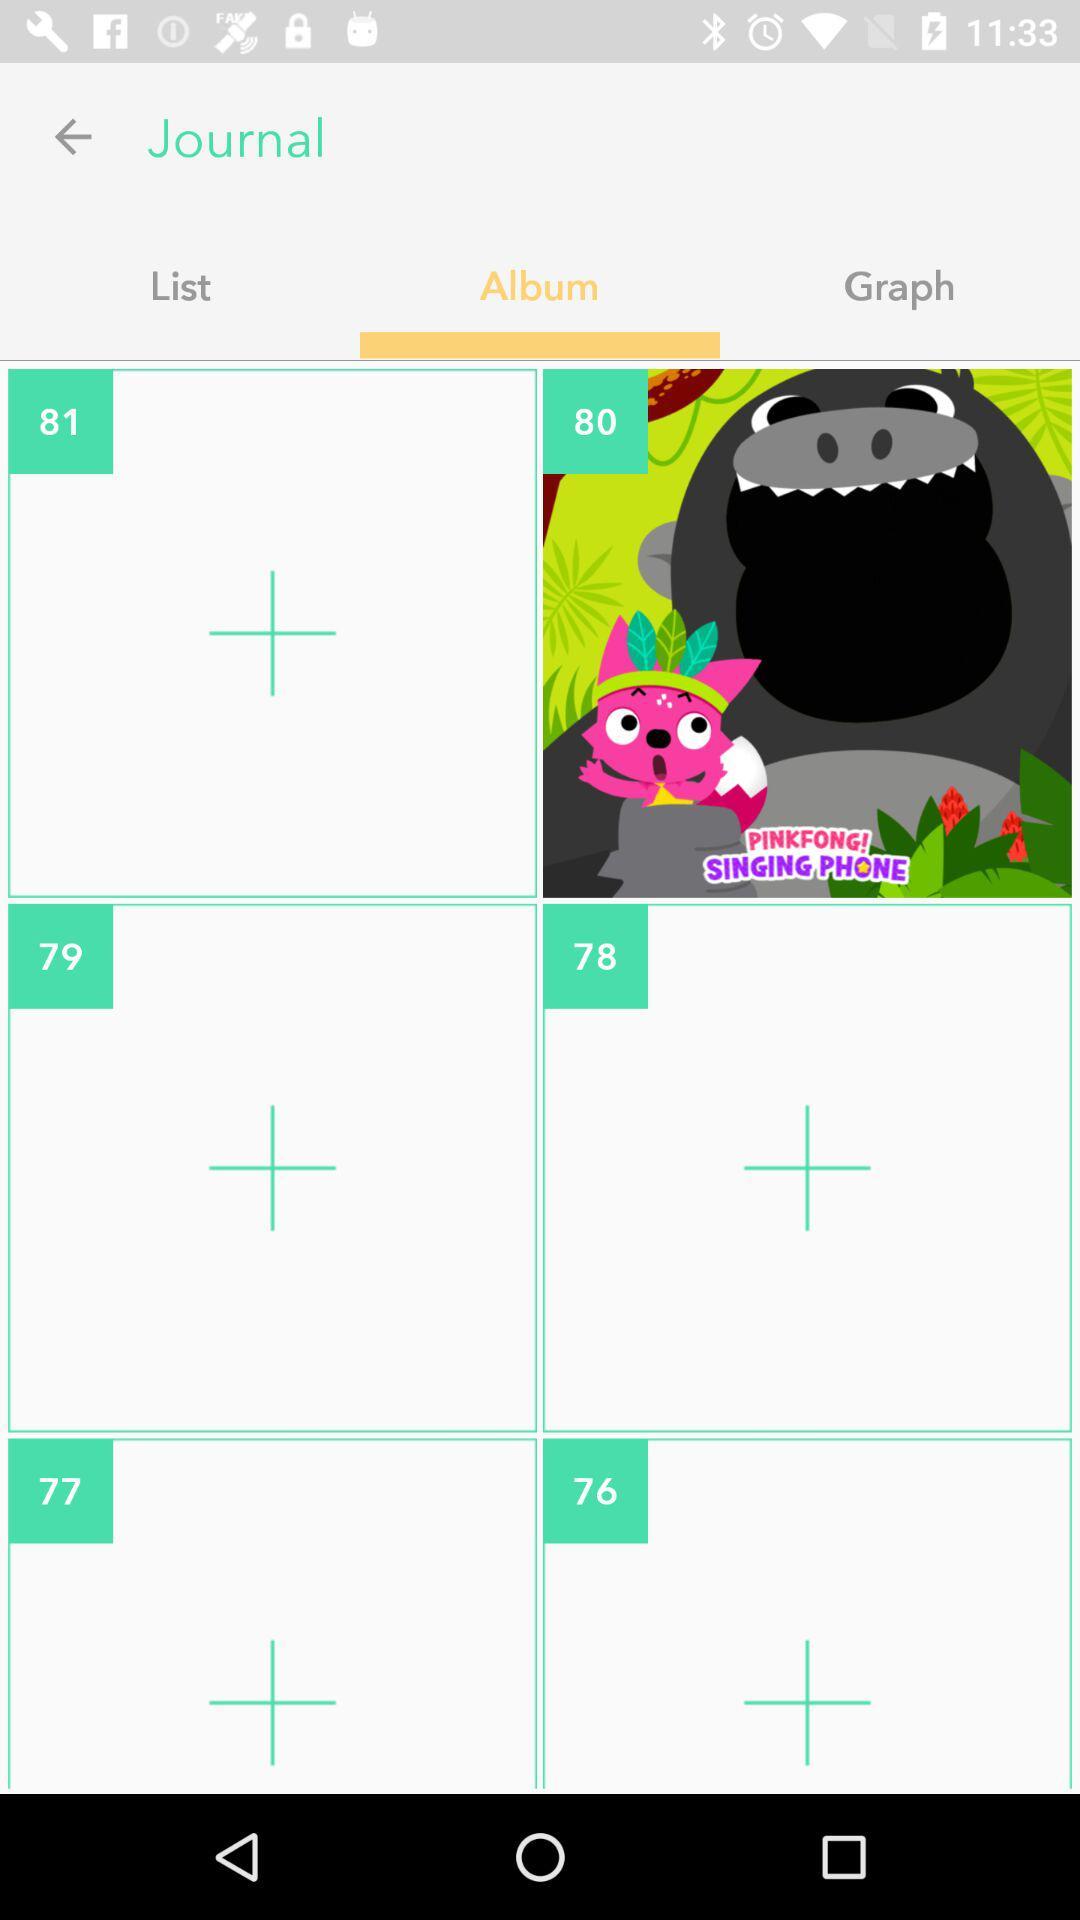  Describe the element at coordinates (72, 135) in the screenshot. I see `go back` at that location.